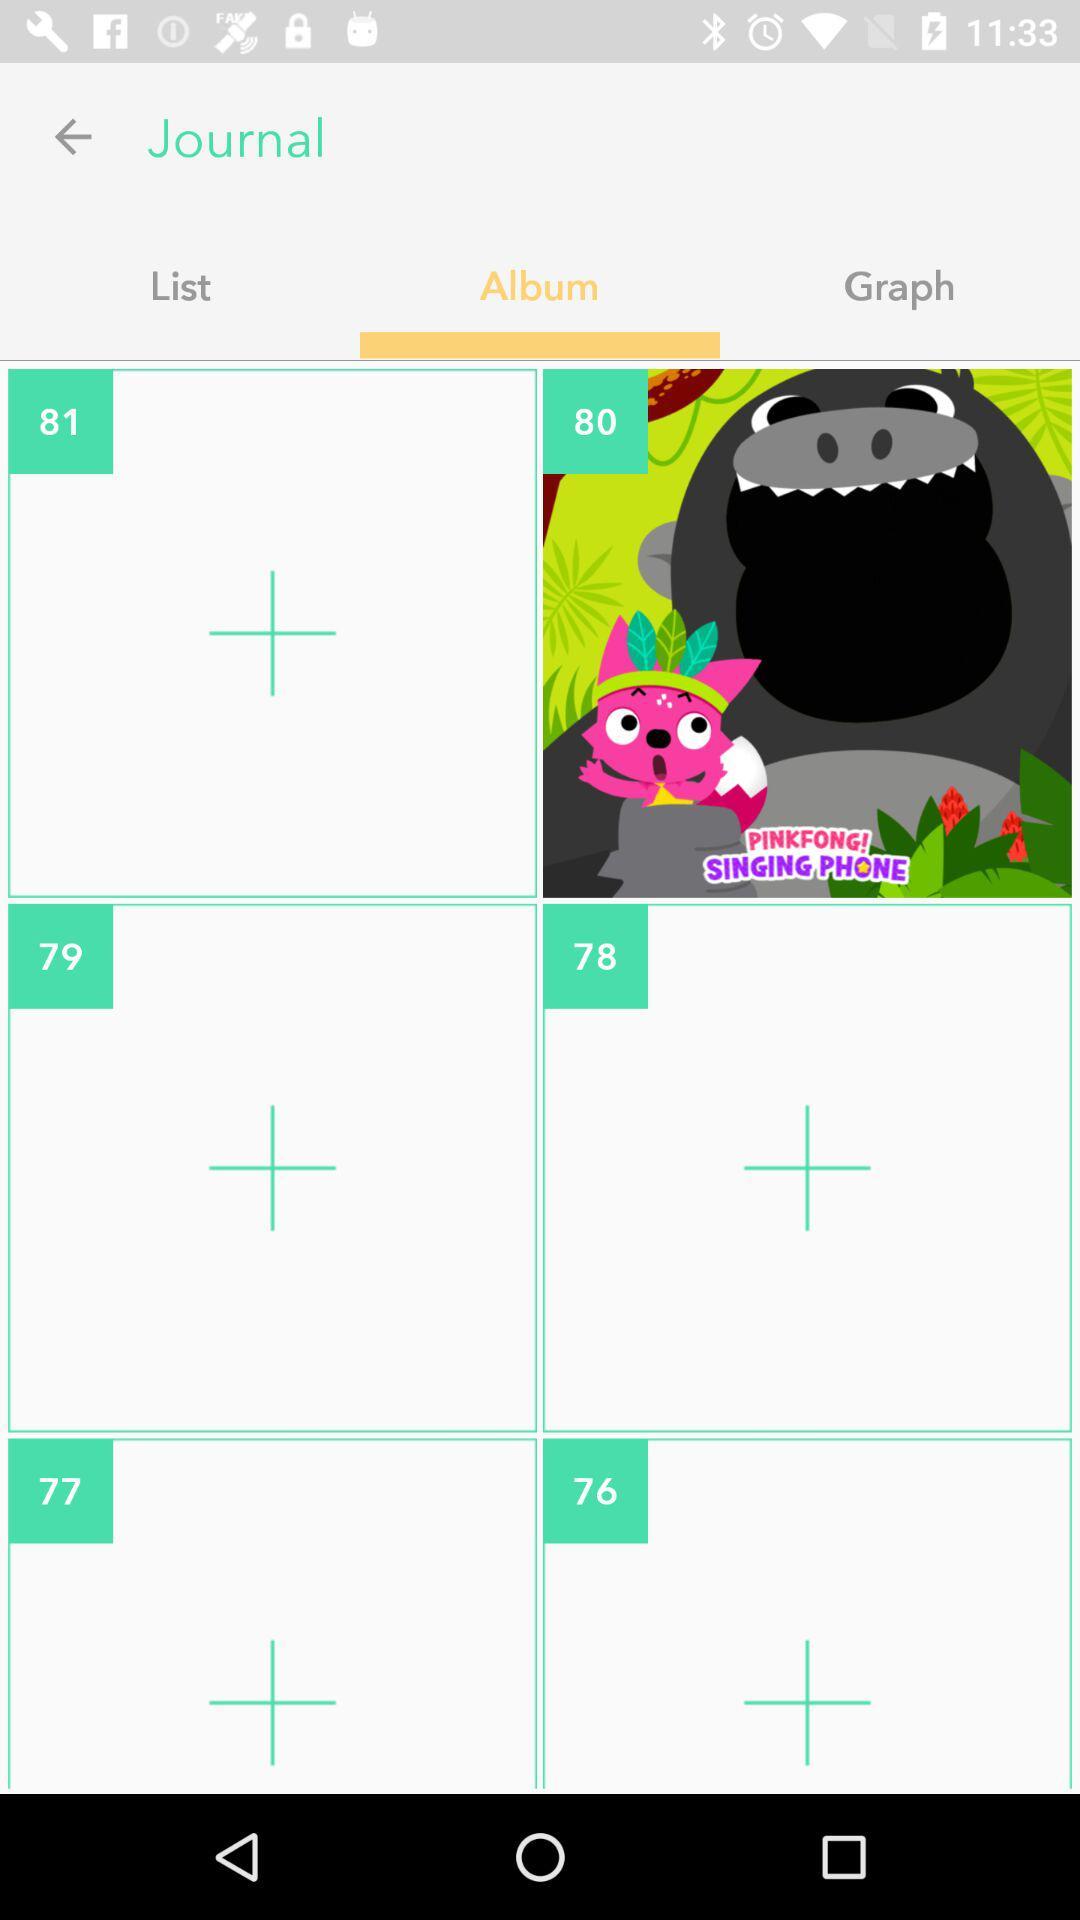  Describe the element at coordinates (72, 135) in the screenshot. I see `go back` at that location.